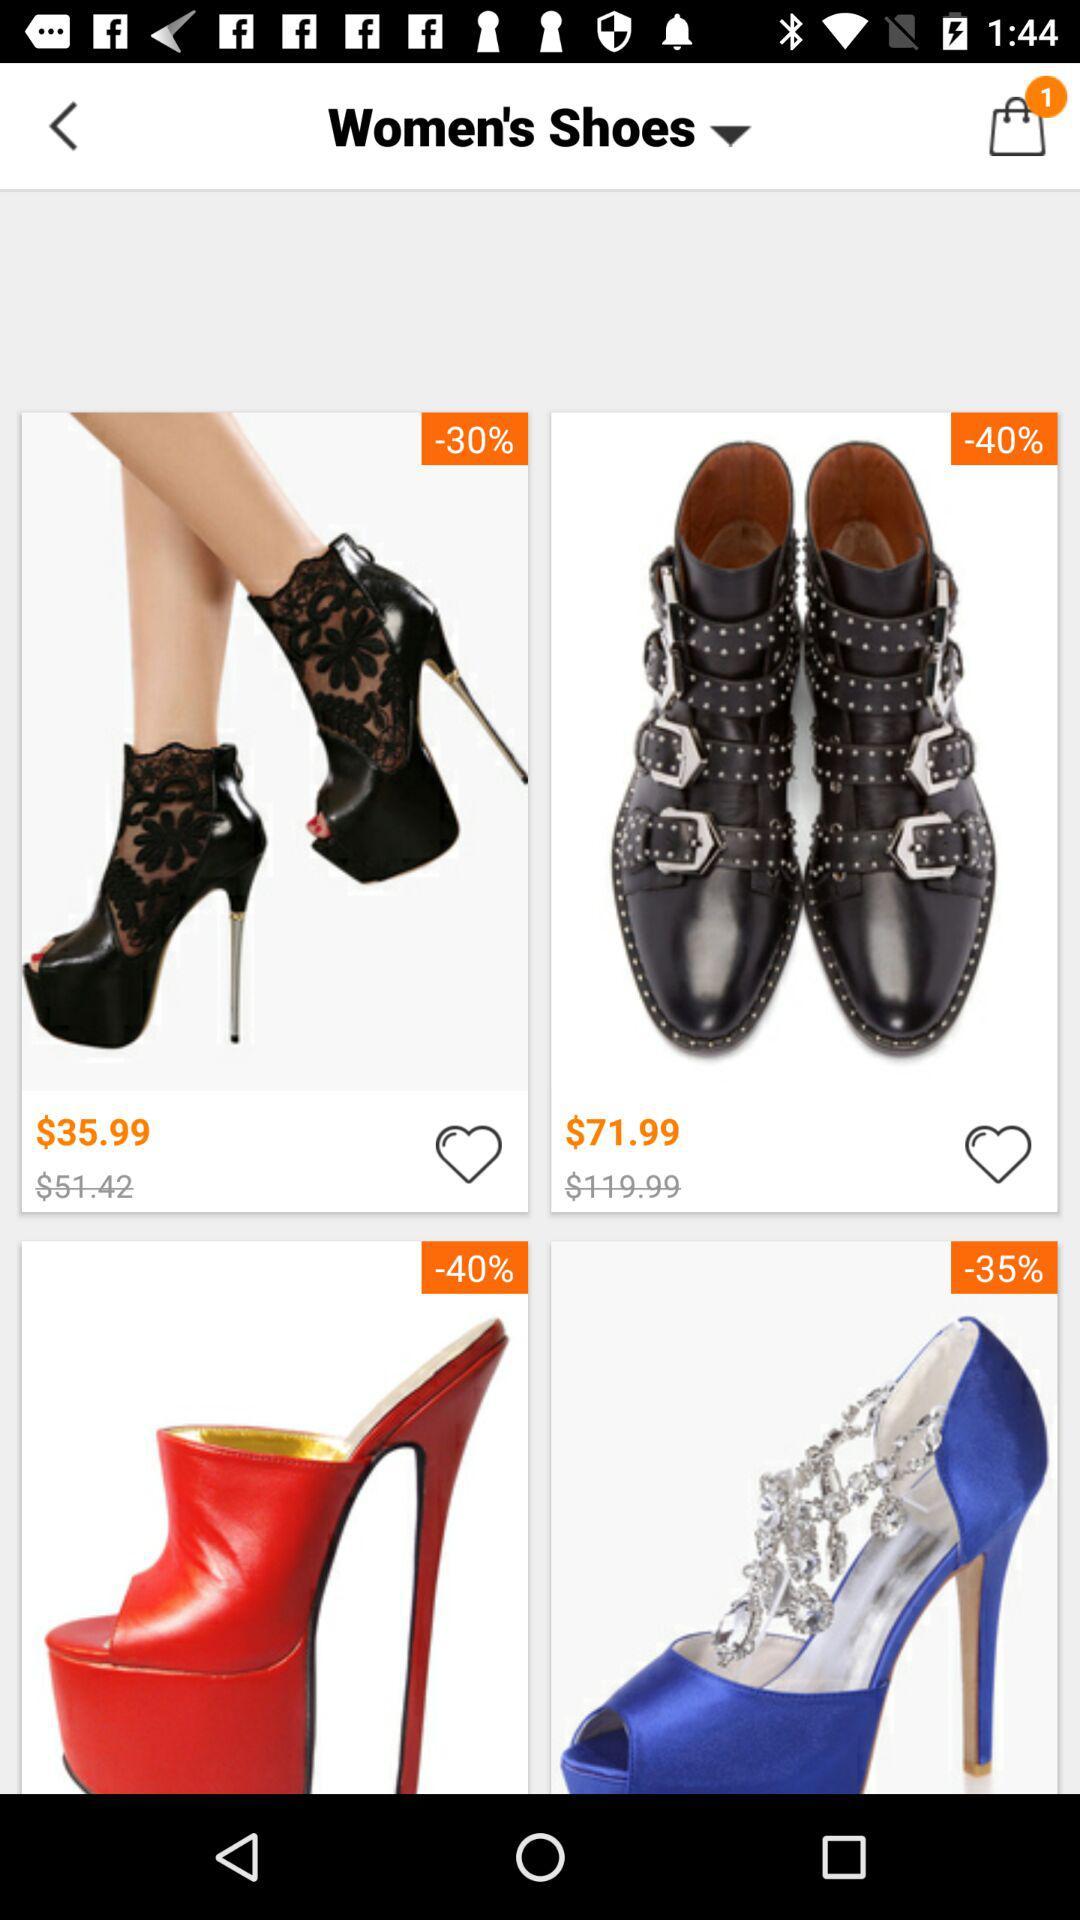 The width and height of the screenshot is (1080, 1920). What do you see at coordinates (468, 1152) in the screenshot?
I see `heart shoe` at bounding box center [468, 1152].